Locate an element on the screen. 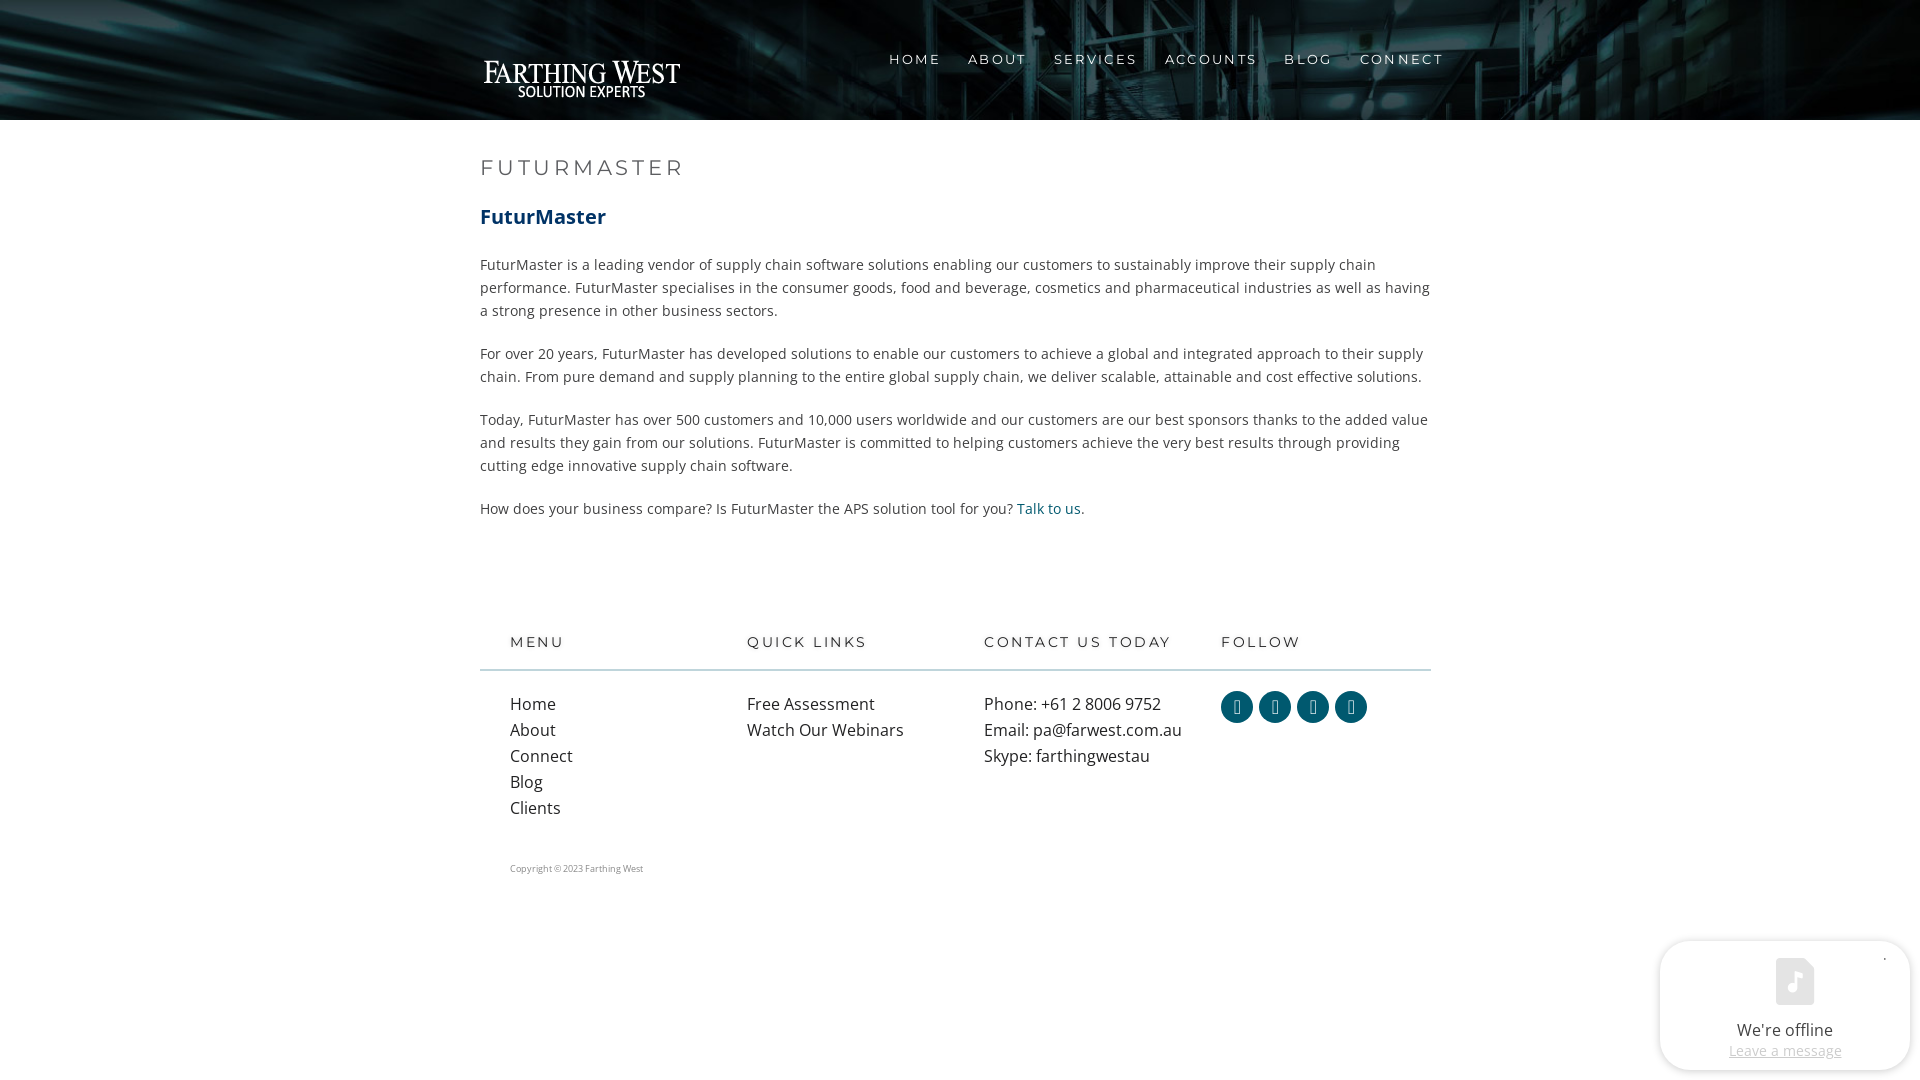  'ACCOUNTS' is located at coordinates (1208, 58).